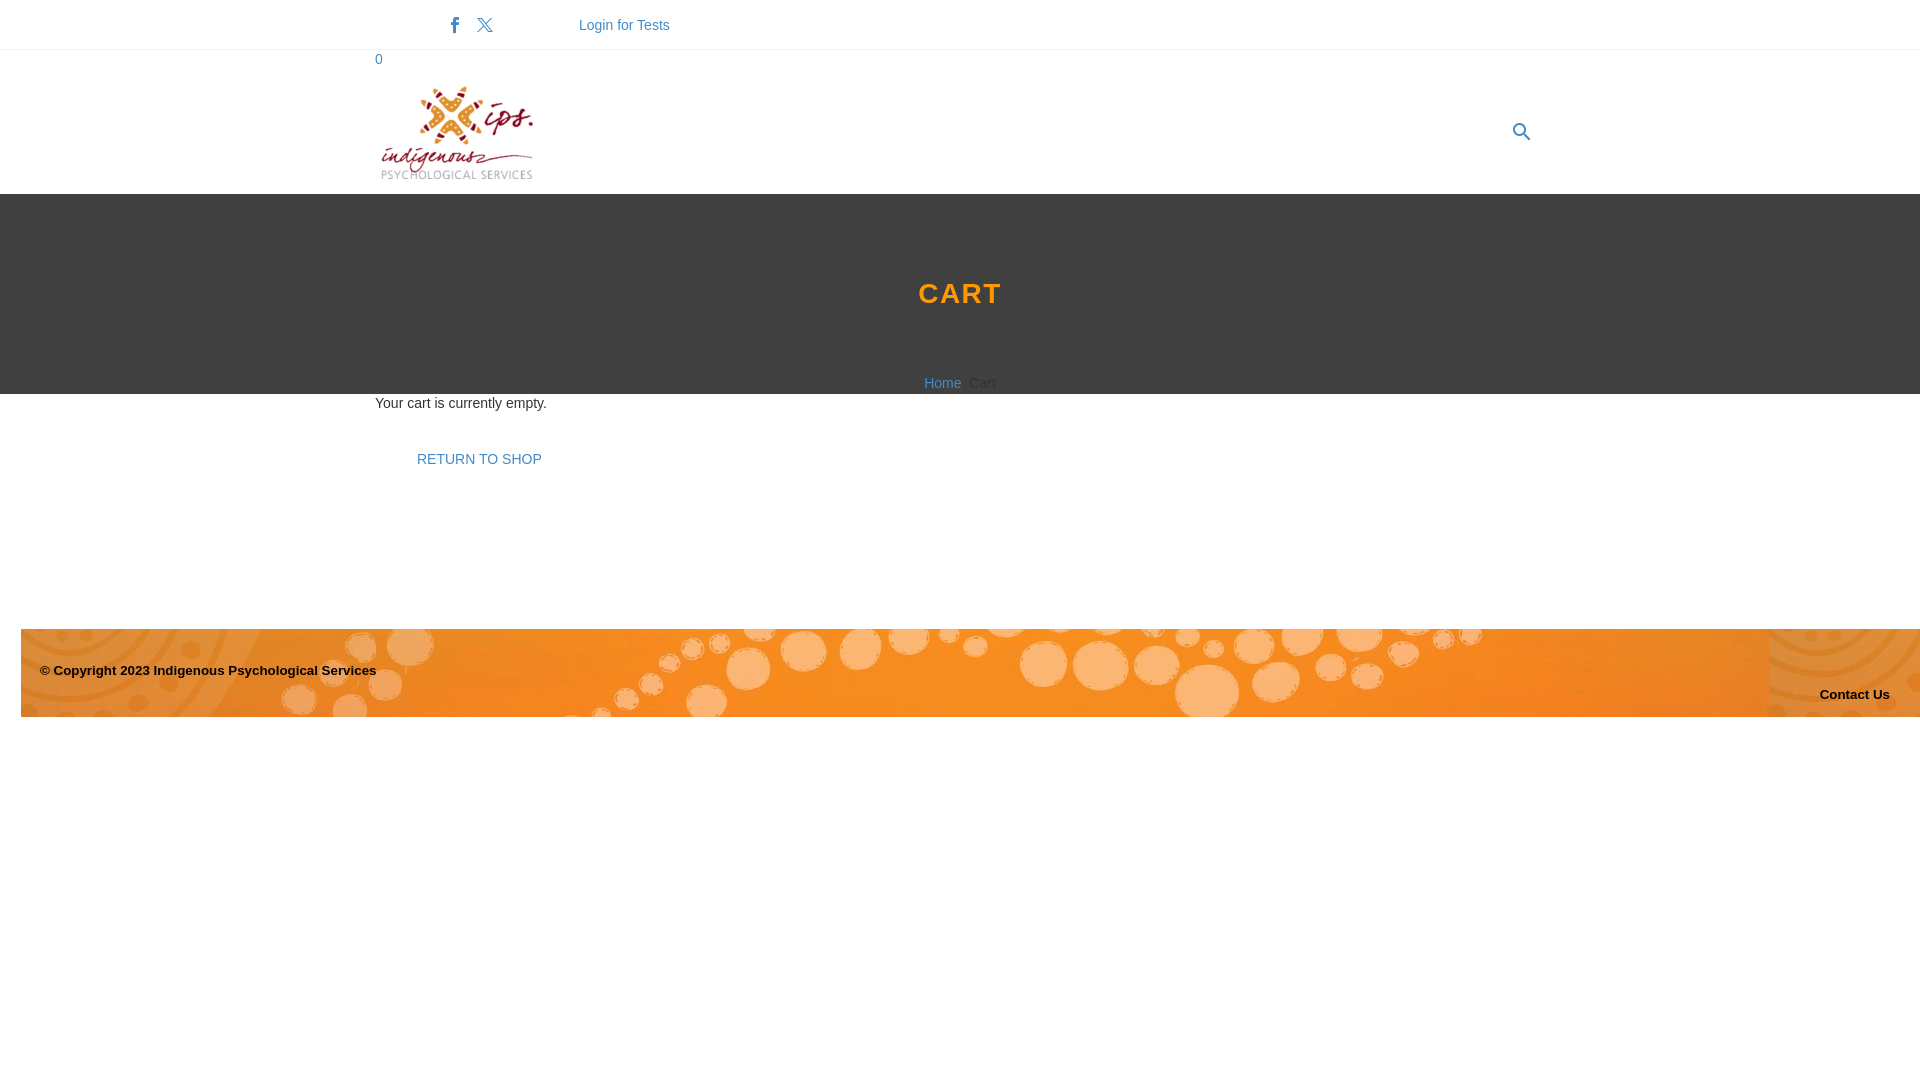  Describe the element at coordinates (454, 24) in the screenshot. I see `'Facebook'` at that location.